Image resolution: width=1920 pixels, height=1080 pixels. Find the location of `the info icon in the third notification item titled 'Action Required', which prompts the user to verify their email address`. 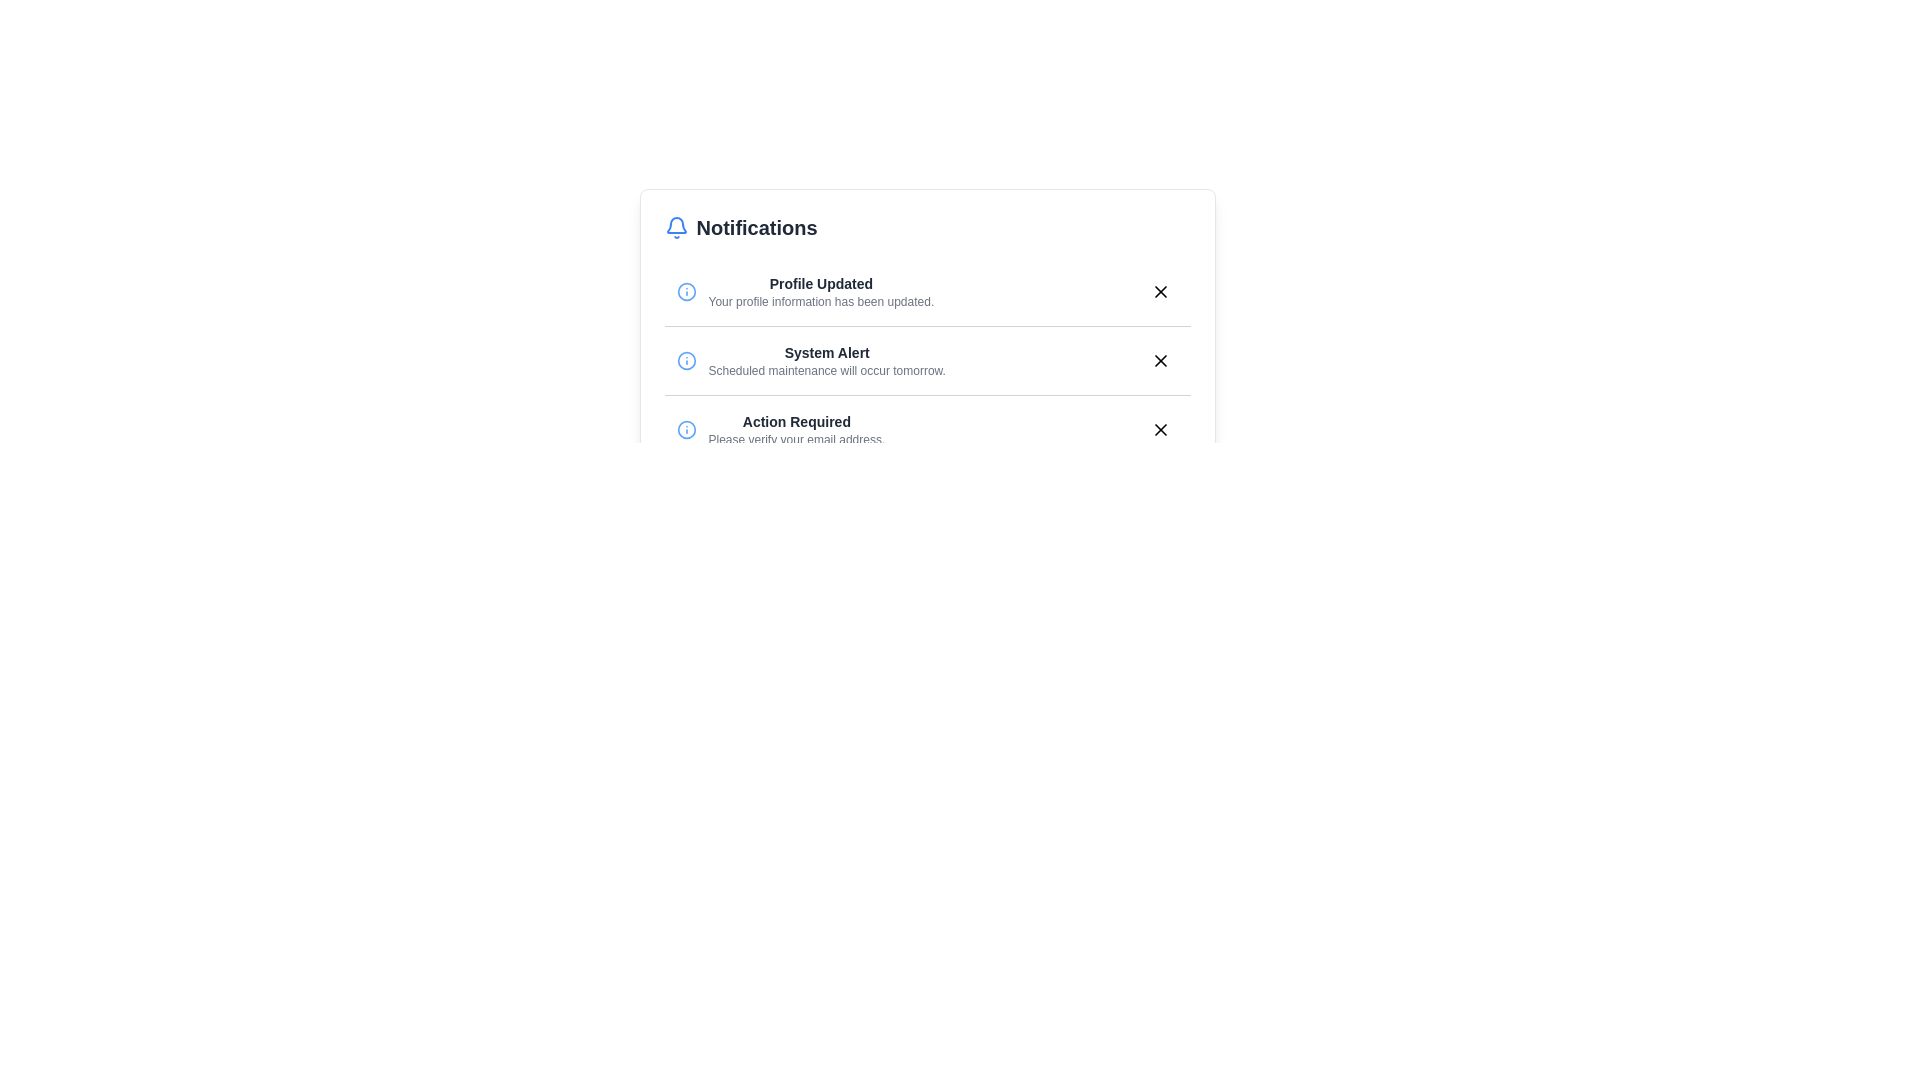

the info icon in the third notification item titled 'Action Required', which prompts the user to verify their email address is located at coordinates (779, 428).